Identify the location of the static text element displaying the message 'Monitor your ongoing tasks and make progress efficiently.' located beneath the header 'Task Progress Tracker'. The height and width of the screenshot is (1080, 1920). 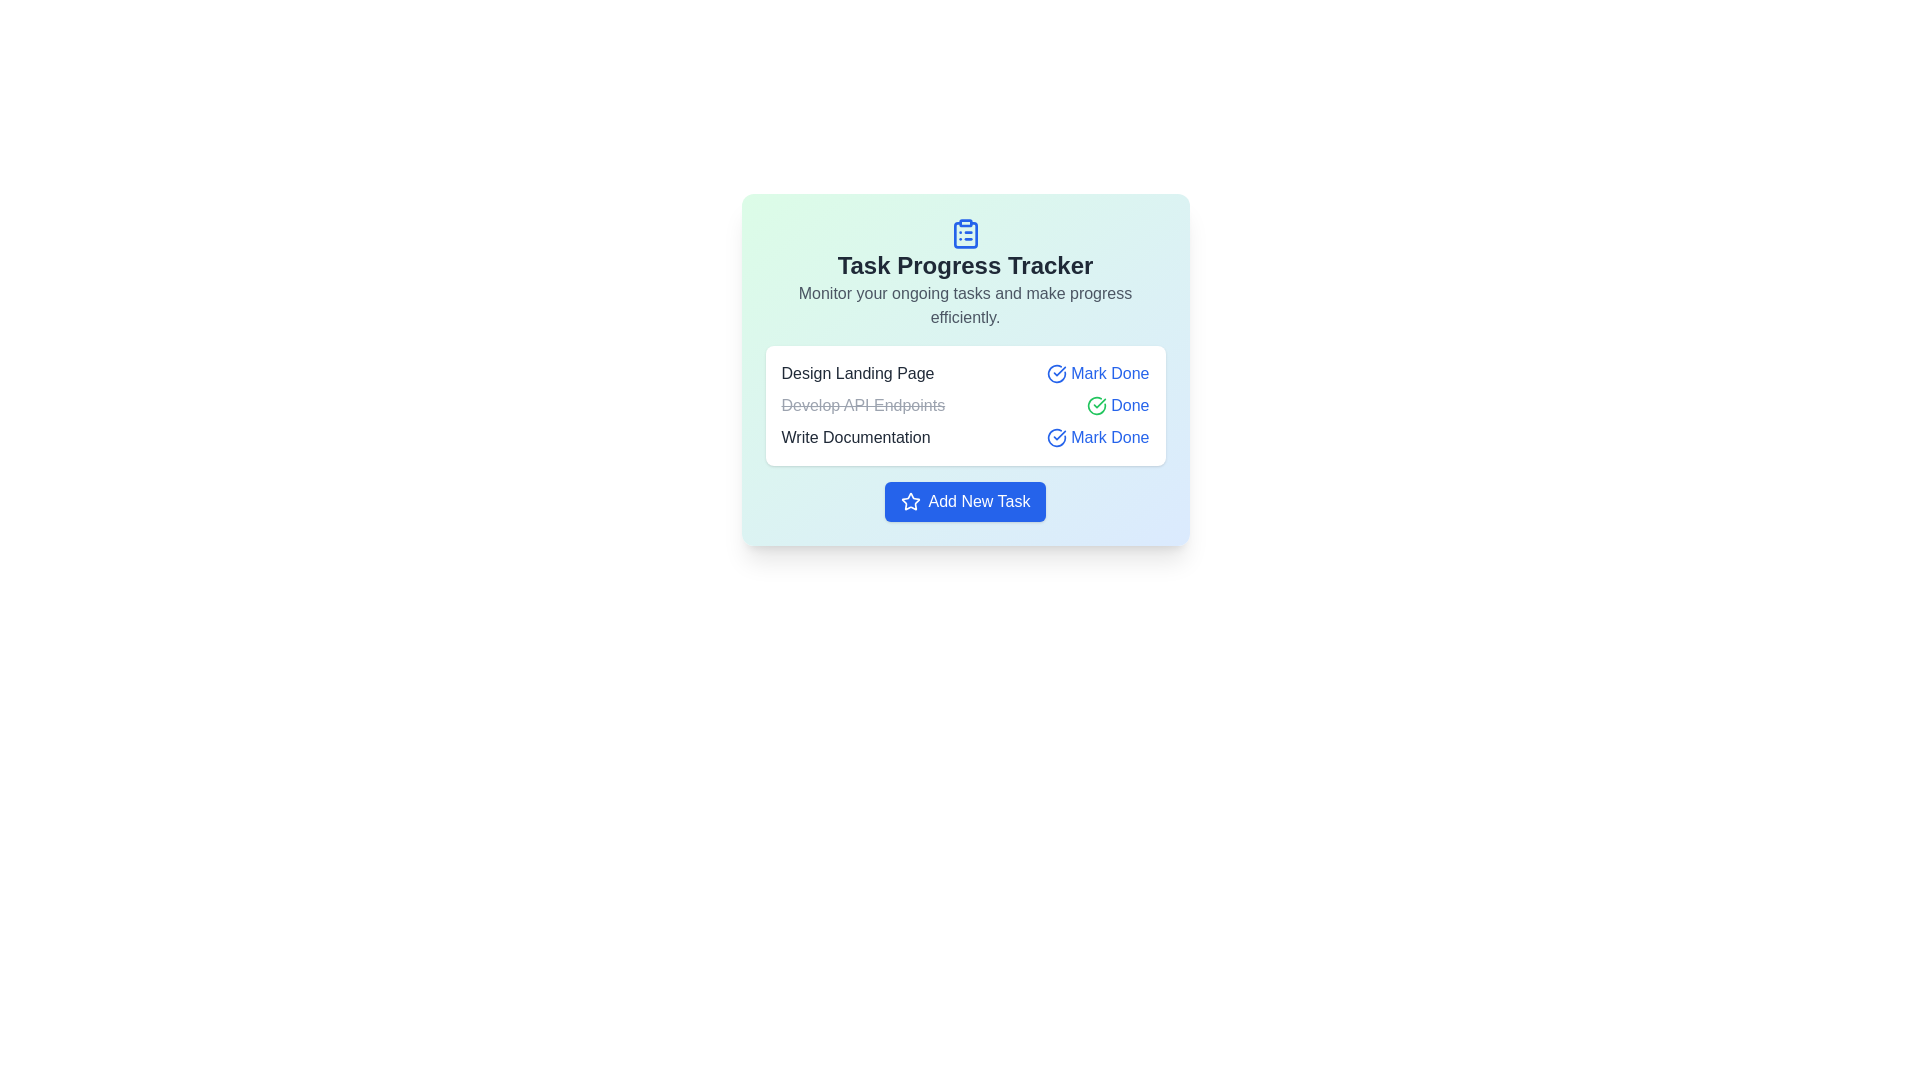
(965, 305).